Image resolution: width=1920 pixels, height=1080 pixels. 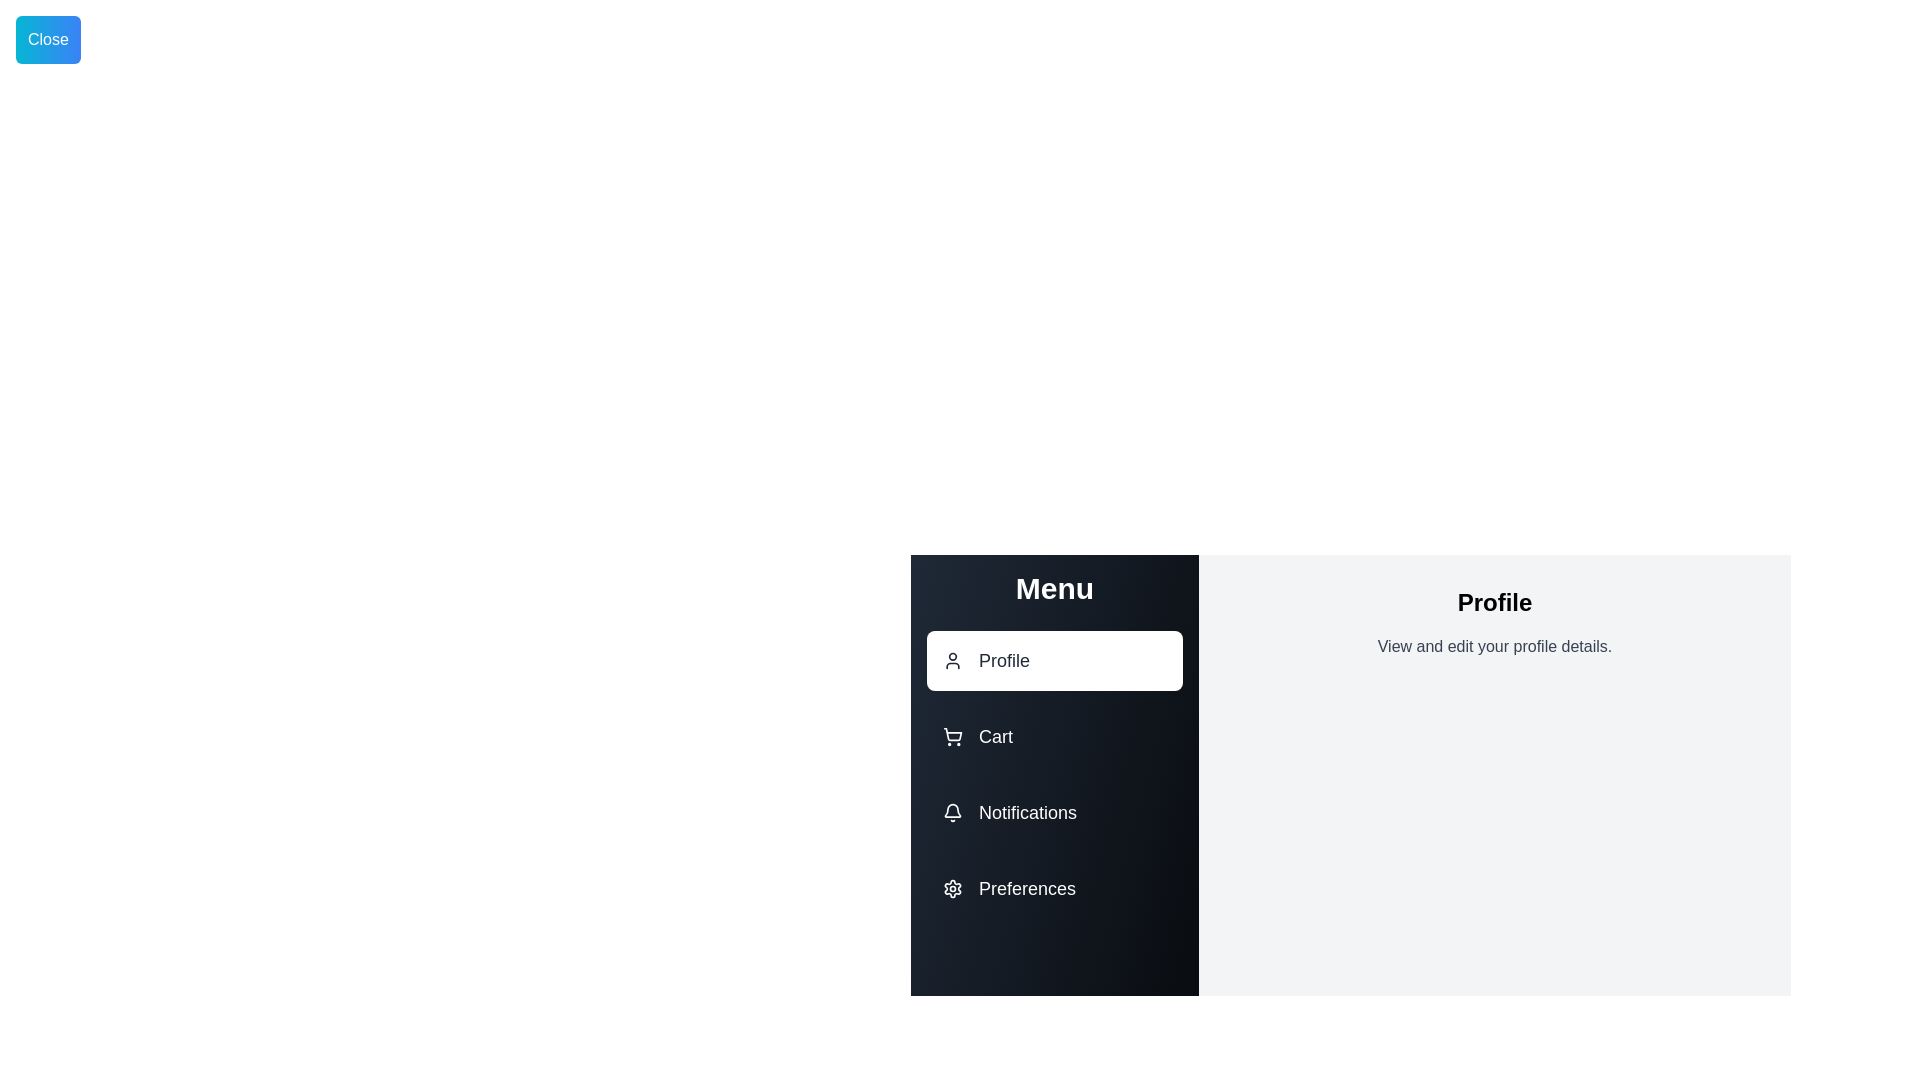 What do you see at coordinates (48, 39) in the screenshot?
I see `the 'Close' button to toggle the drawer visibility` at bounding box center [48, 39].